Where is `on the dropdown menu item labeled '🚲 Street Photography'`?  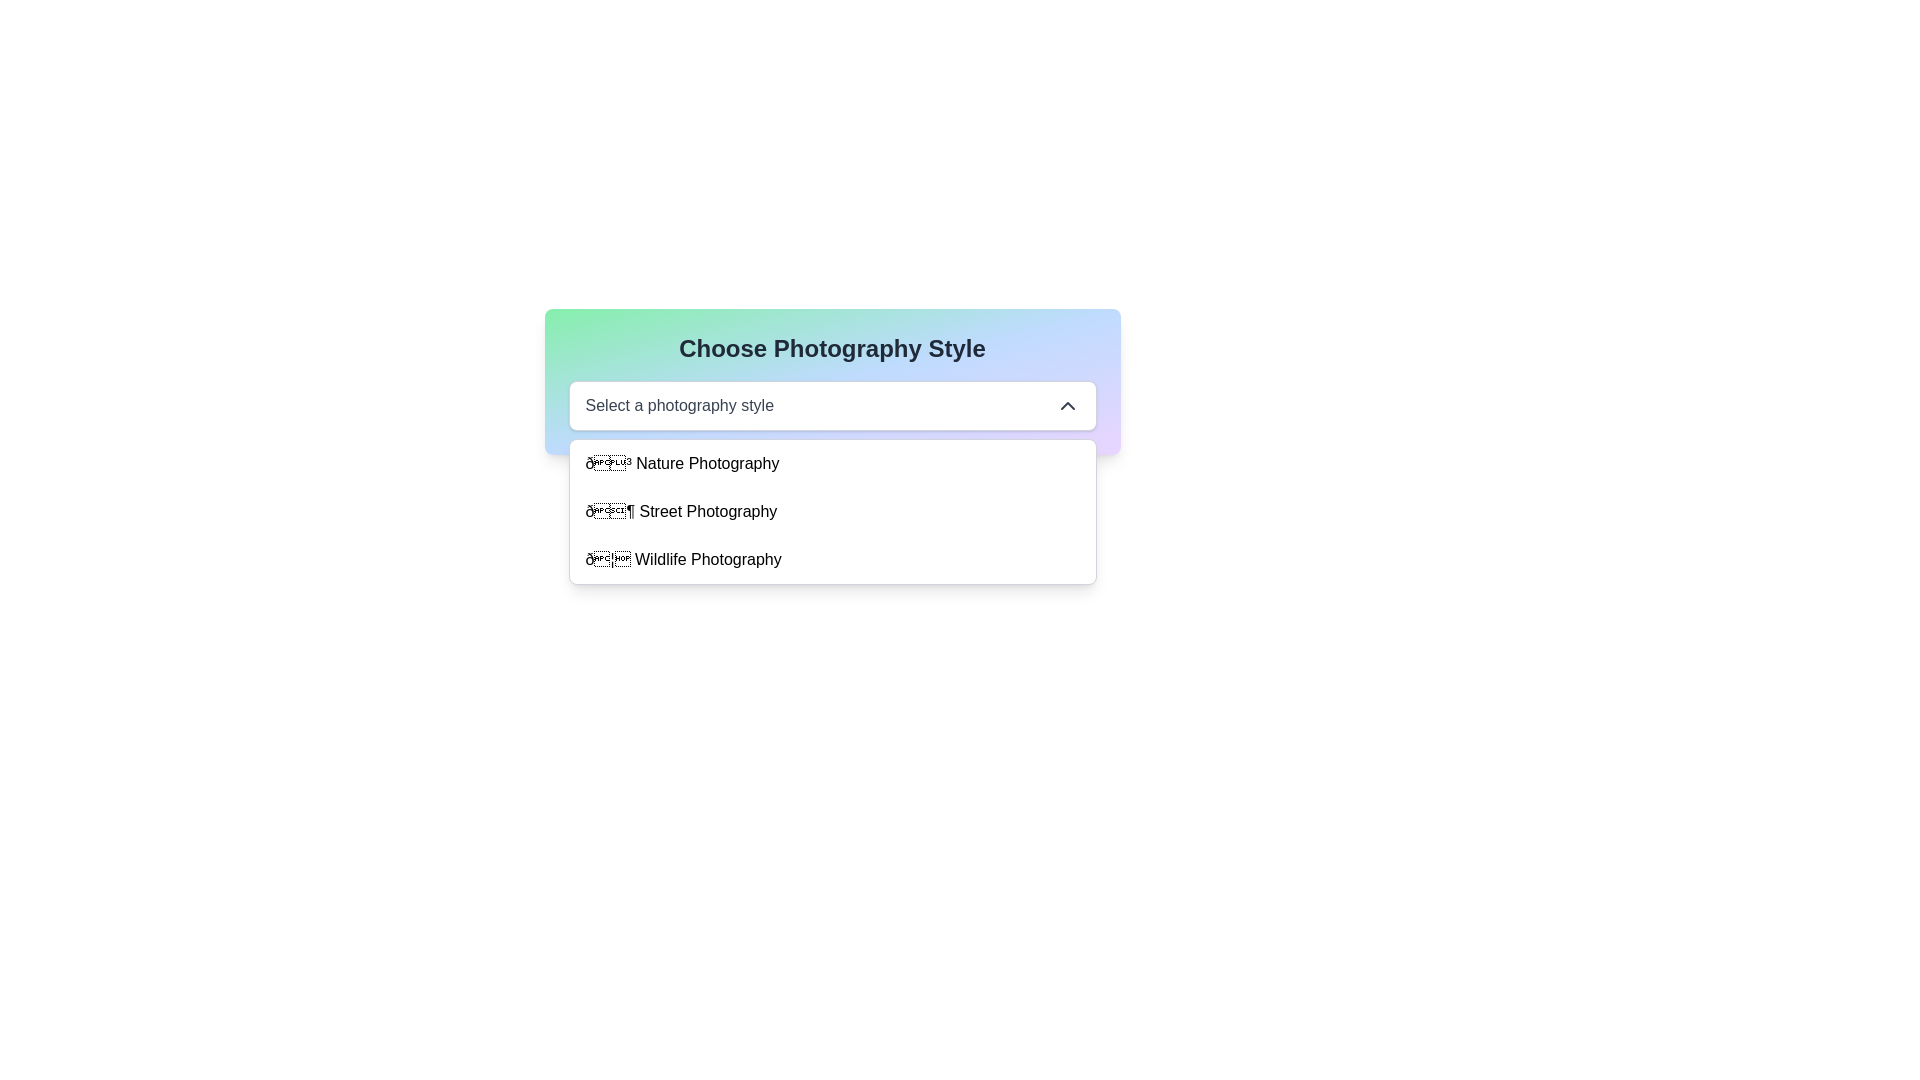 on the dropdown menu item labeled '🚲 Street Photography' is located at coordinates (832, 511).